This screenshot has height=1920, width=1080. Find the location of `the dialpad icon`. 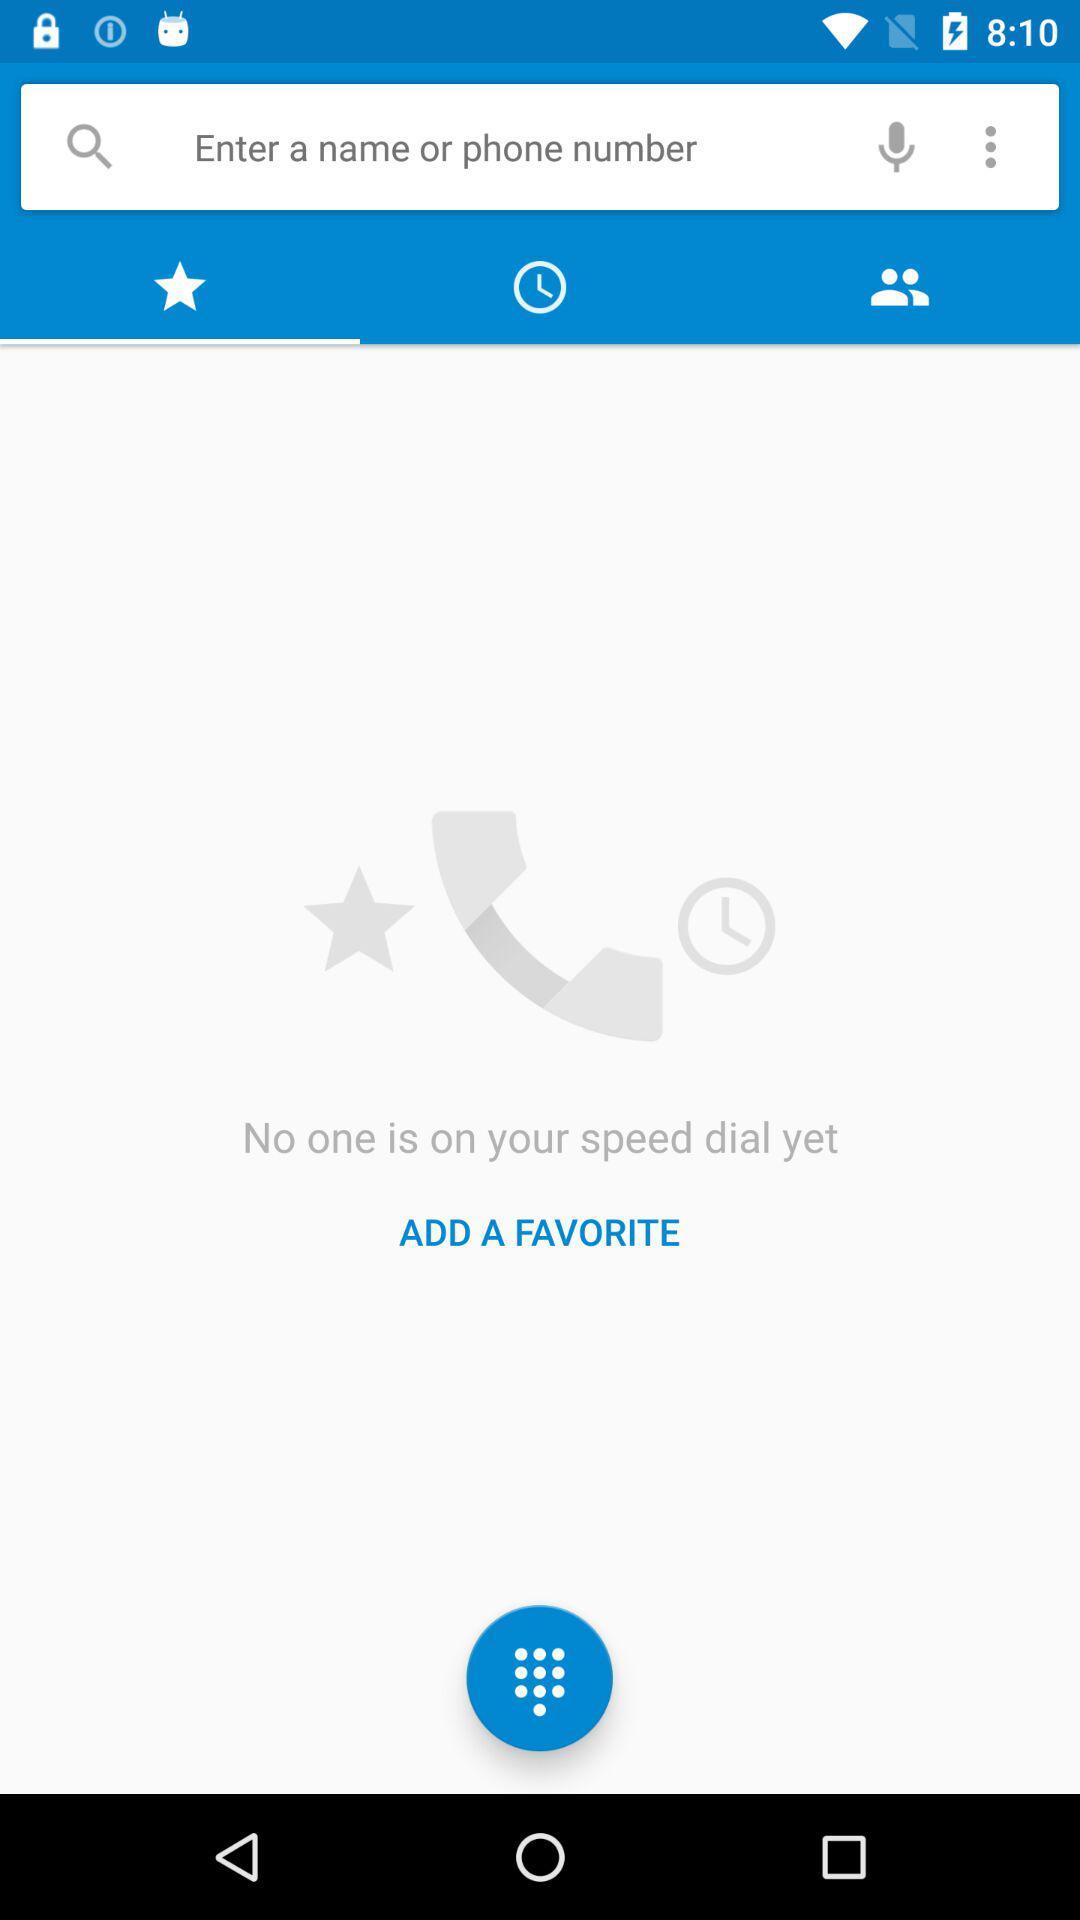

the dialpad icon is located at coordinates (540, 1678).